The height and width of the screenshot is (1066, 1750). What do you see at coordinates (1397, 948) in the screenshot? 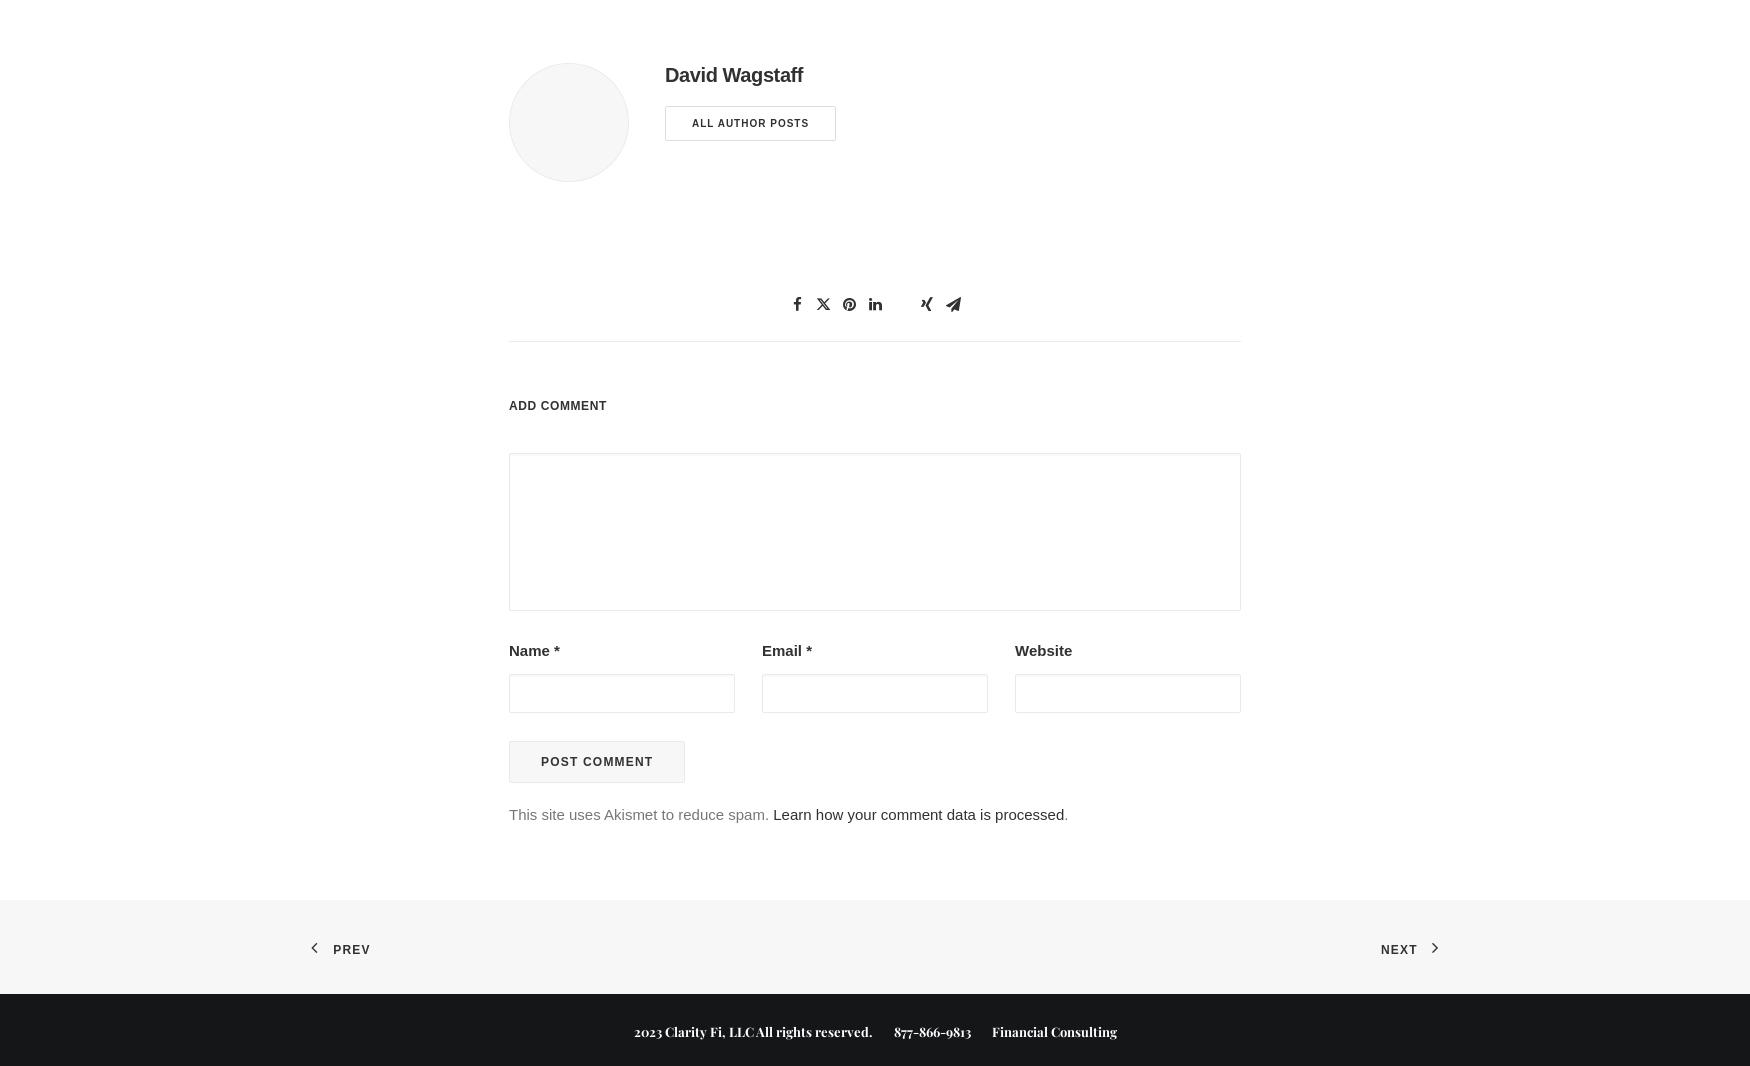
I see `'Next'` at bounding box center [1397, 948].